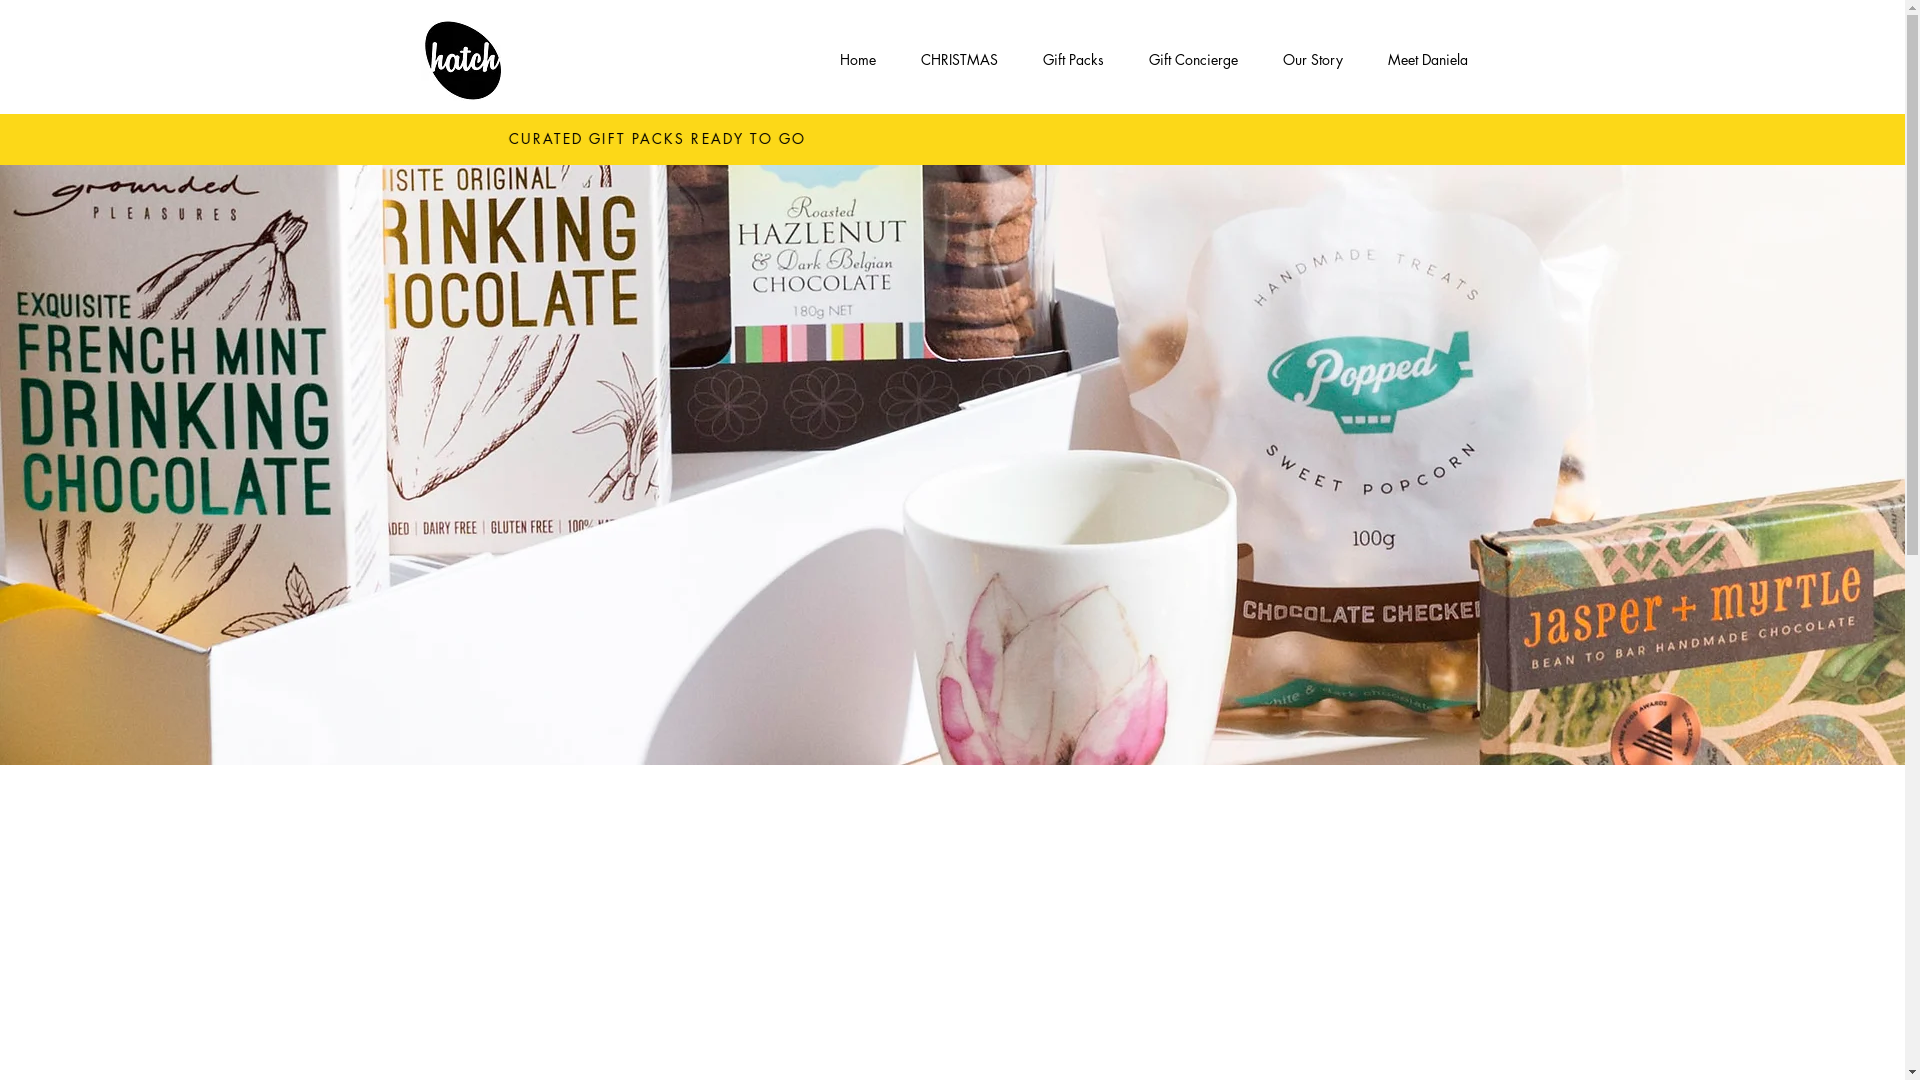  Describe the element at coordinates (858, 59) in the screenshot. I see `'Home'` at that location.